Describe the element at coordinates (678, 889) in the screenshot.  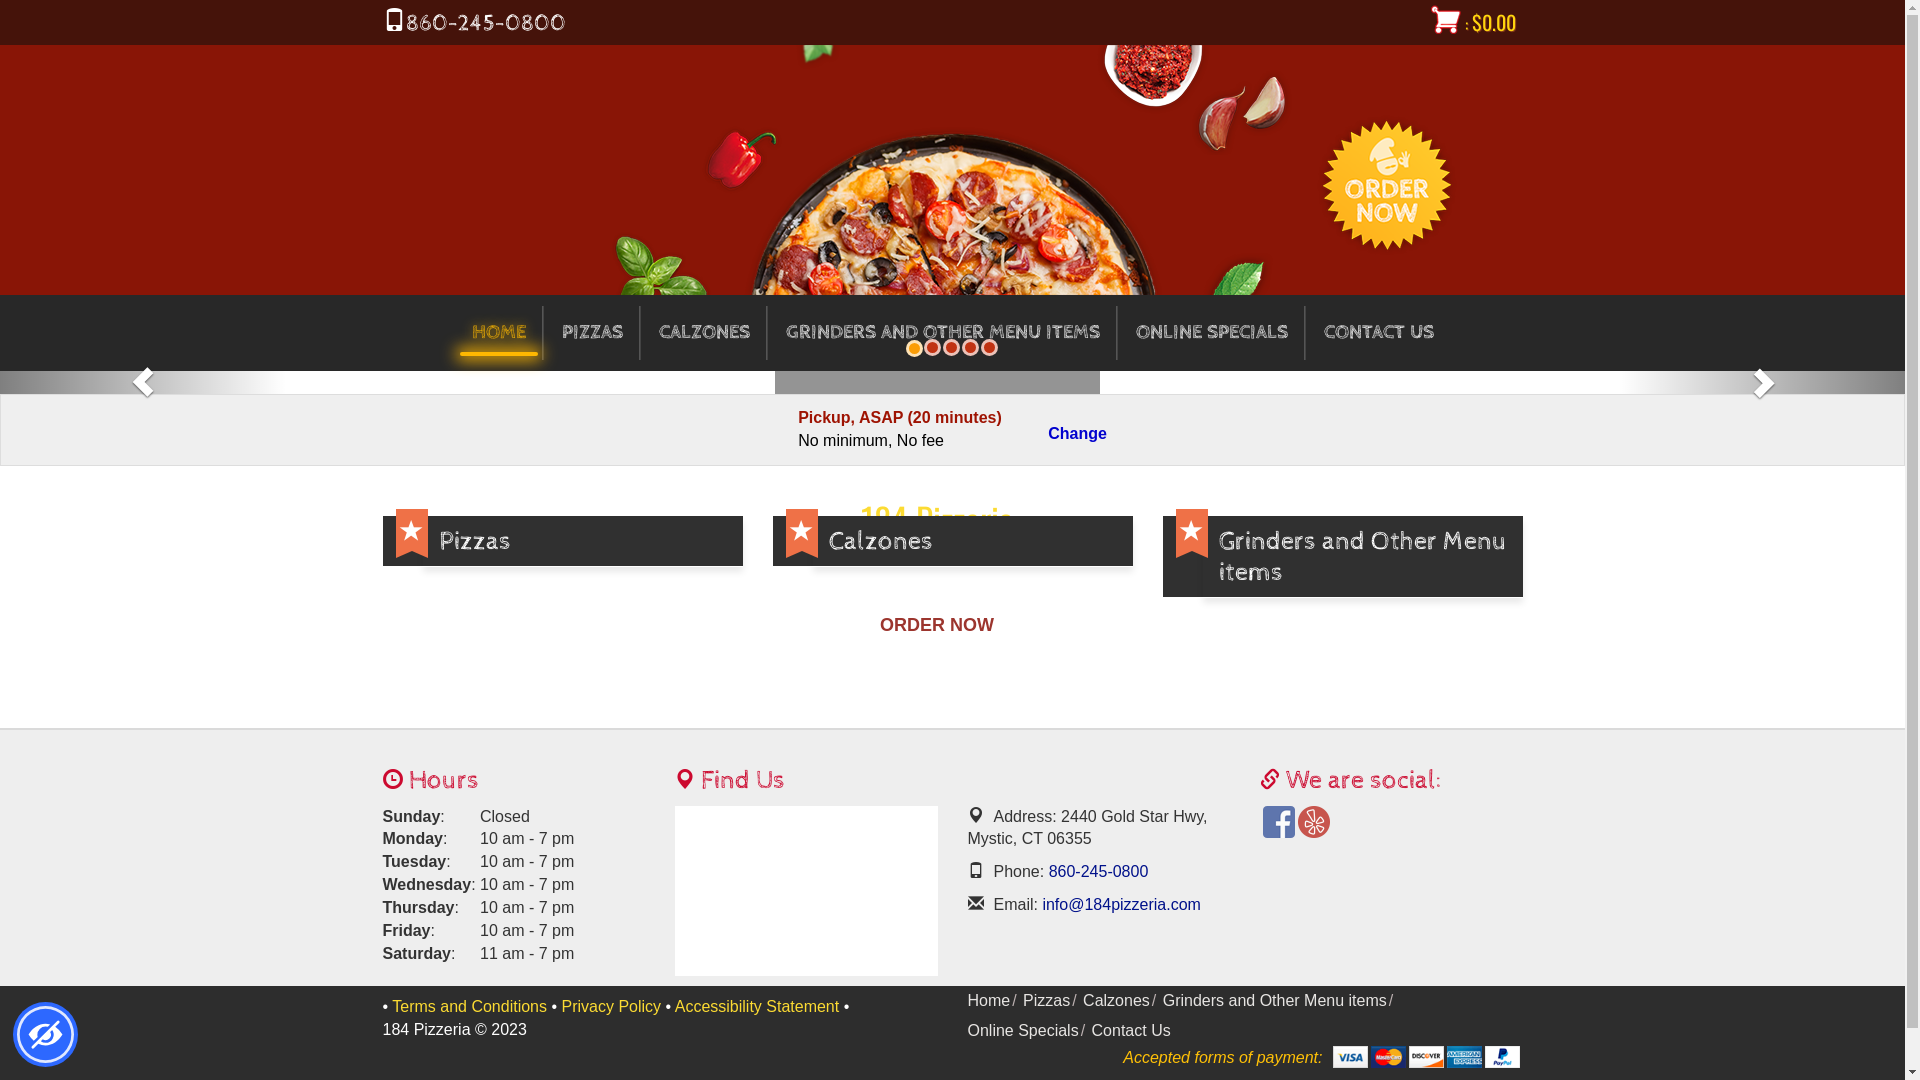
I see `'Maps'` at that location.